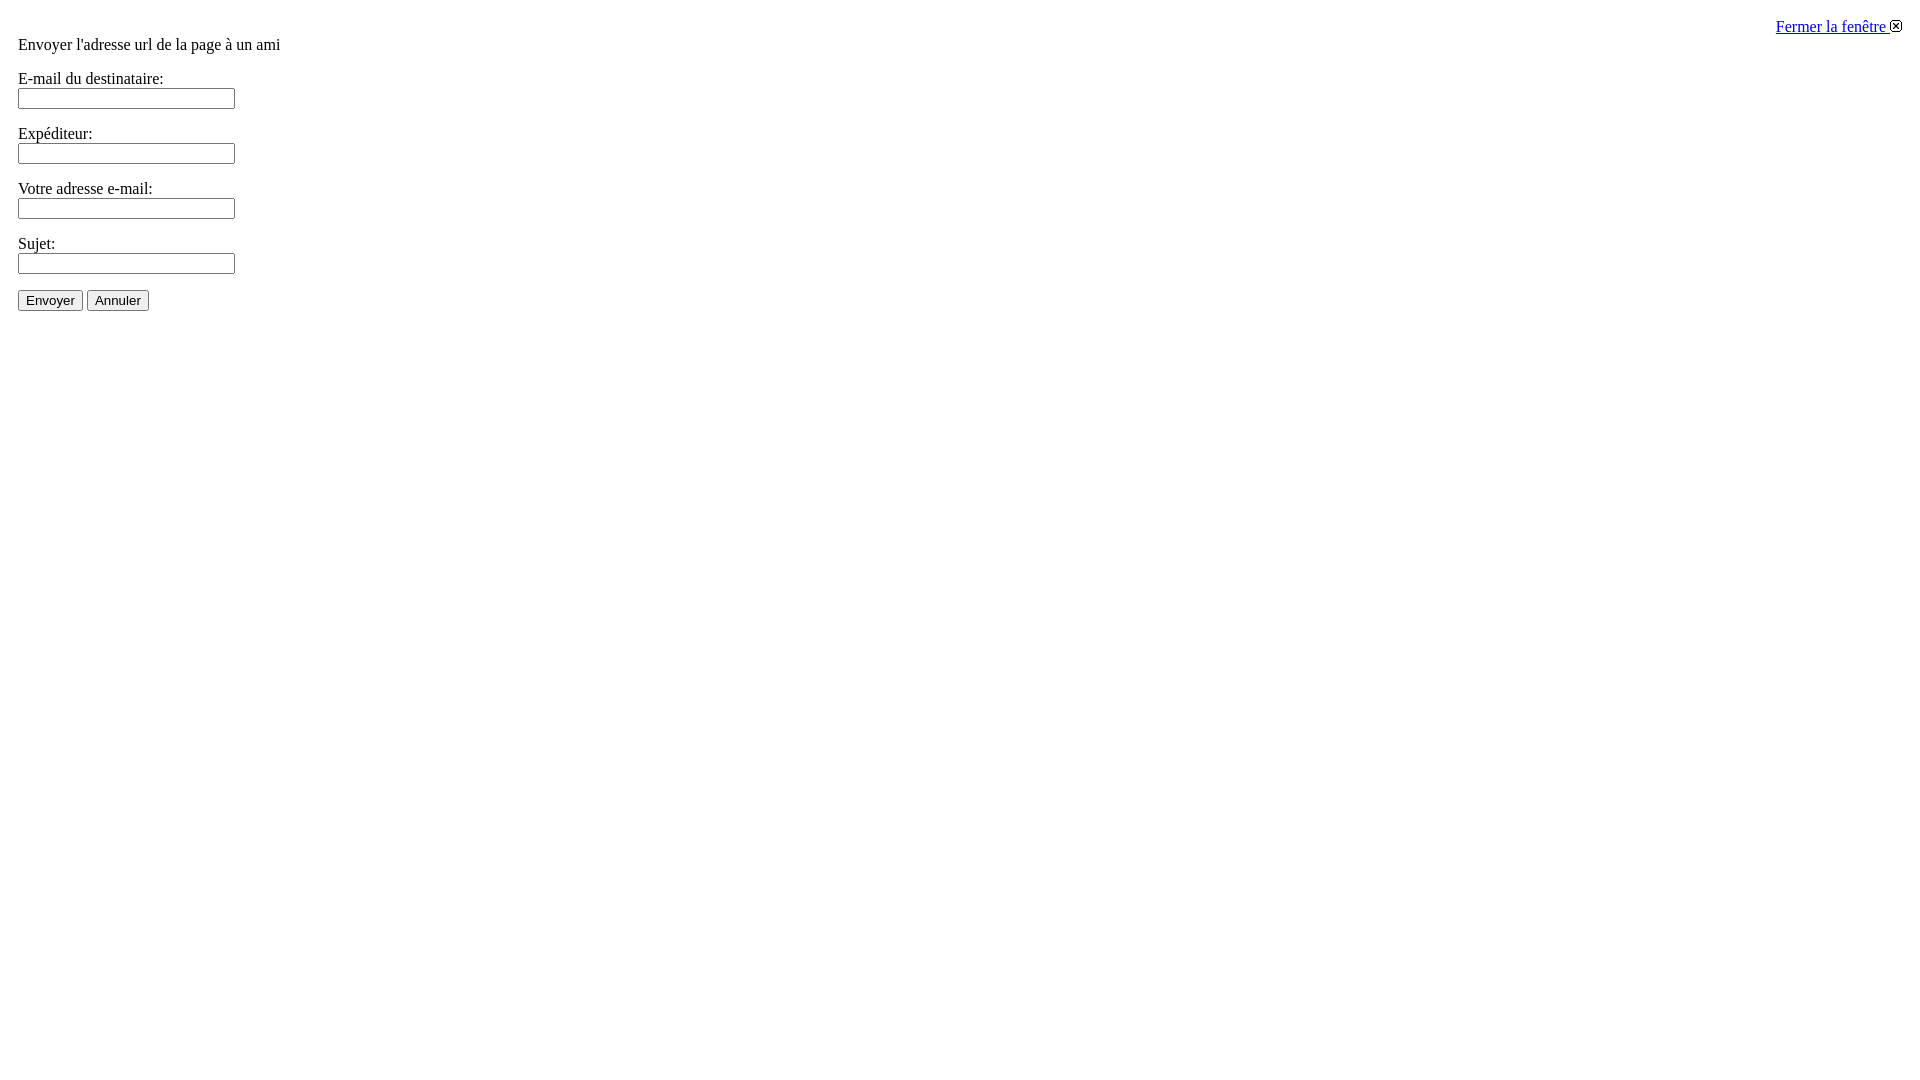 The width and height of the screenshot is (1920, 1080). What do you see at coordinates (50, 300) in the screenshot?
I see `'Envoyer'` at bounding box center [50, 300].